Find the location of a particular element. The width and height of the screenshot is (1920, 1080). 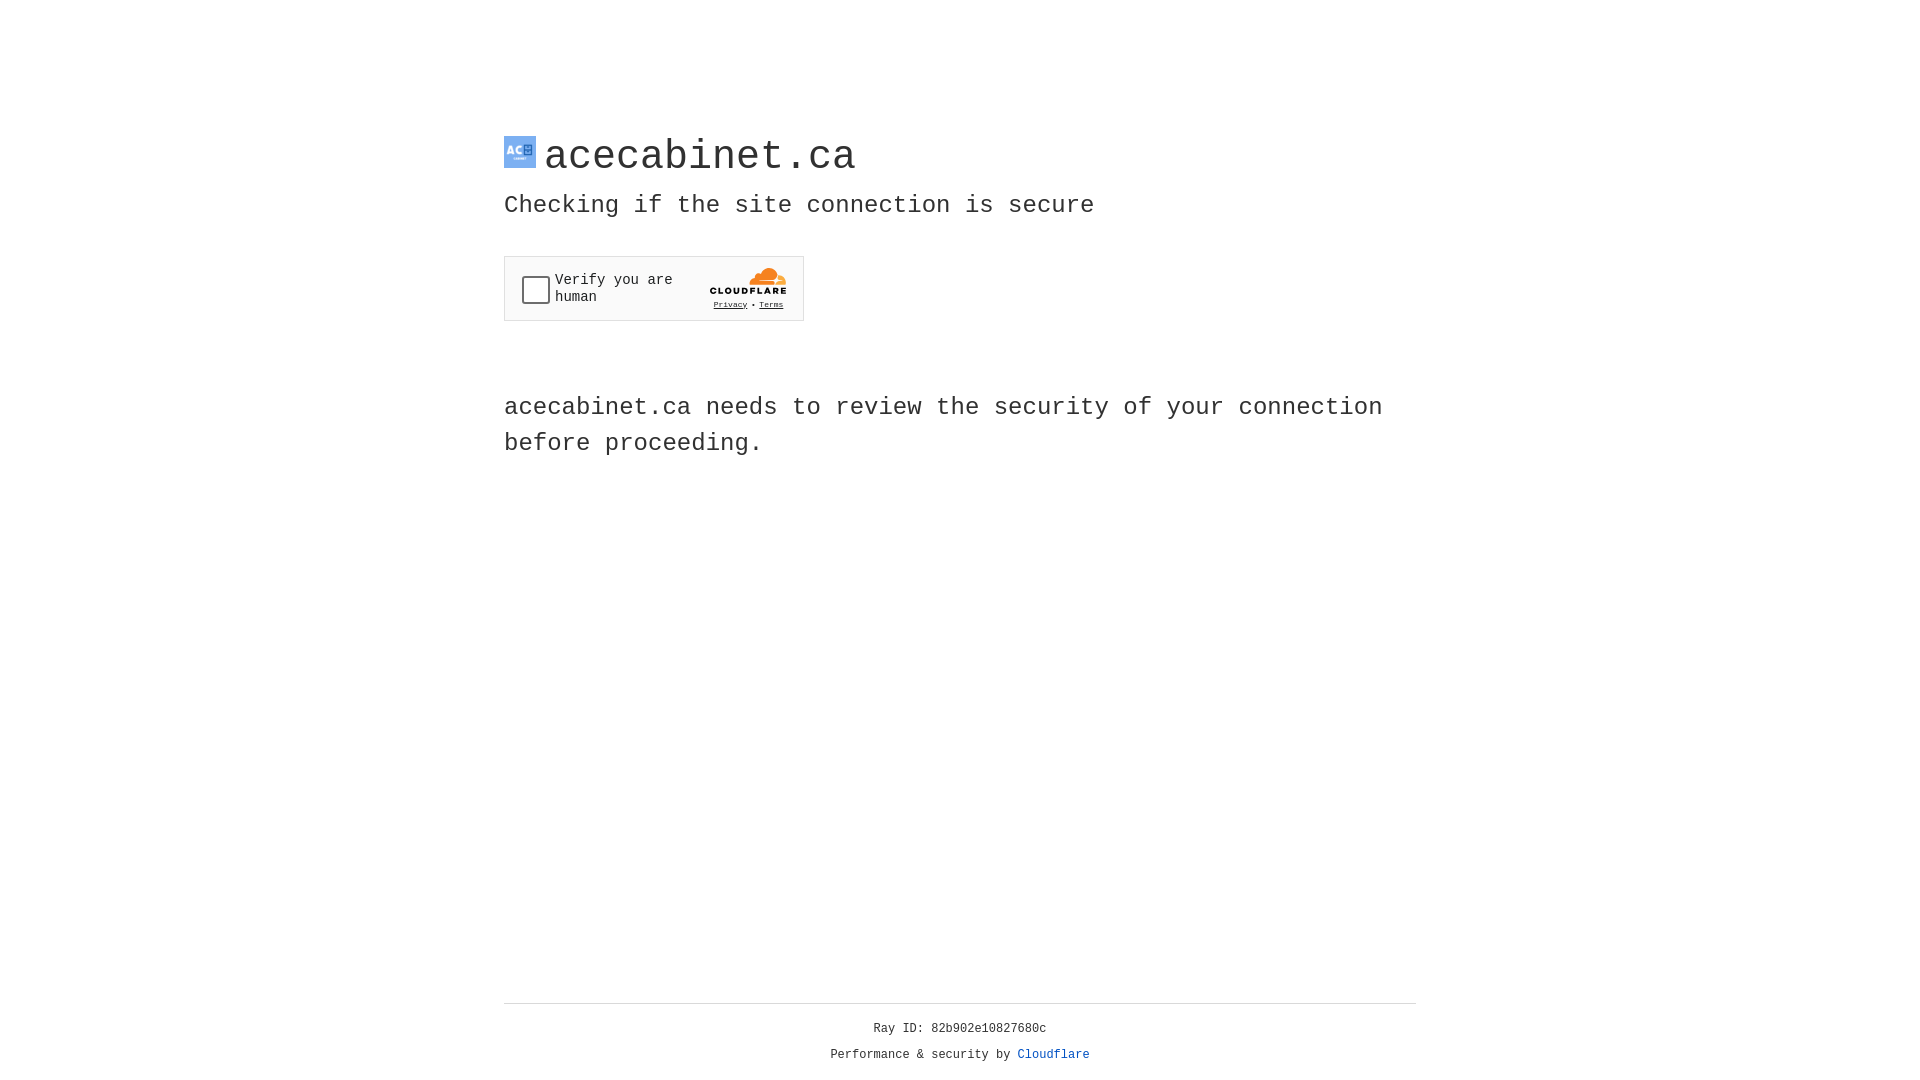

'Widget containing a Cloudflare security challenge' is located at coordinates (653, 288).